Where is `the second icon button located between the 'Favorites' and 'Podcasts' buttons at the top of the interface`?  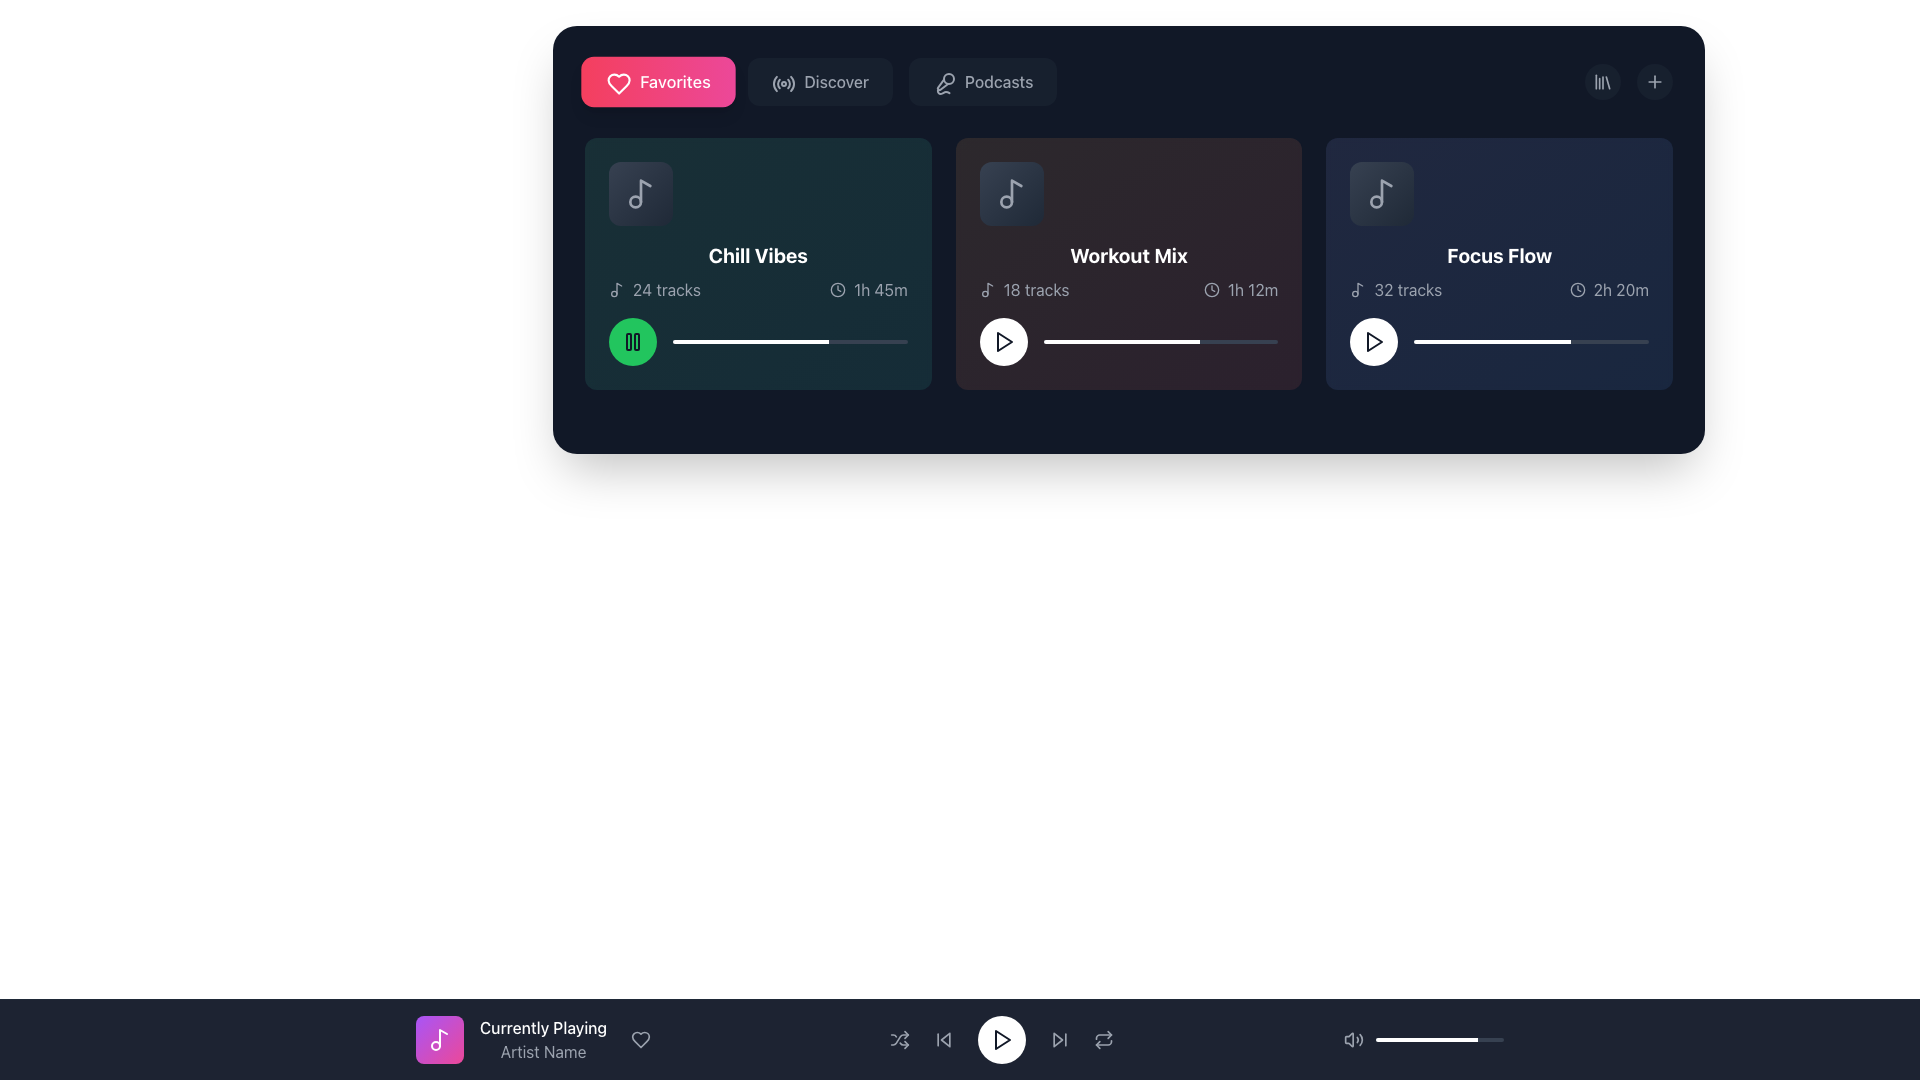 the second icon button located between the 'Favorites' and 'Podcasts' buttons at the top of the interface is located at coordinates (783, 83).